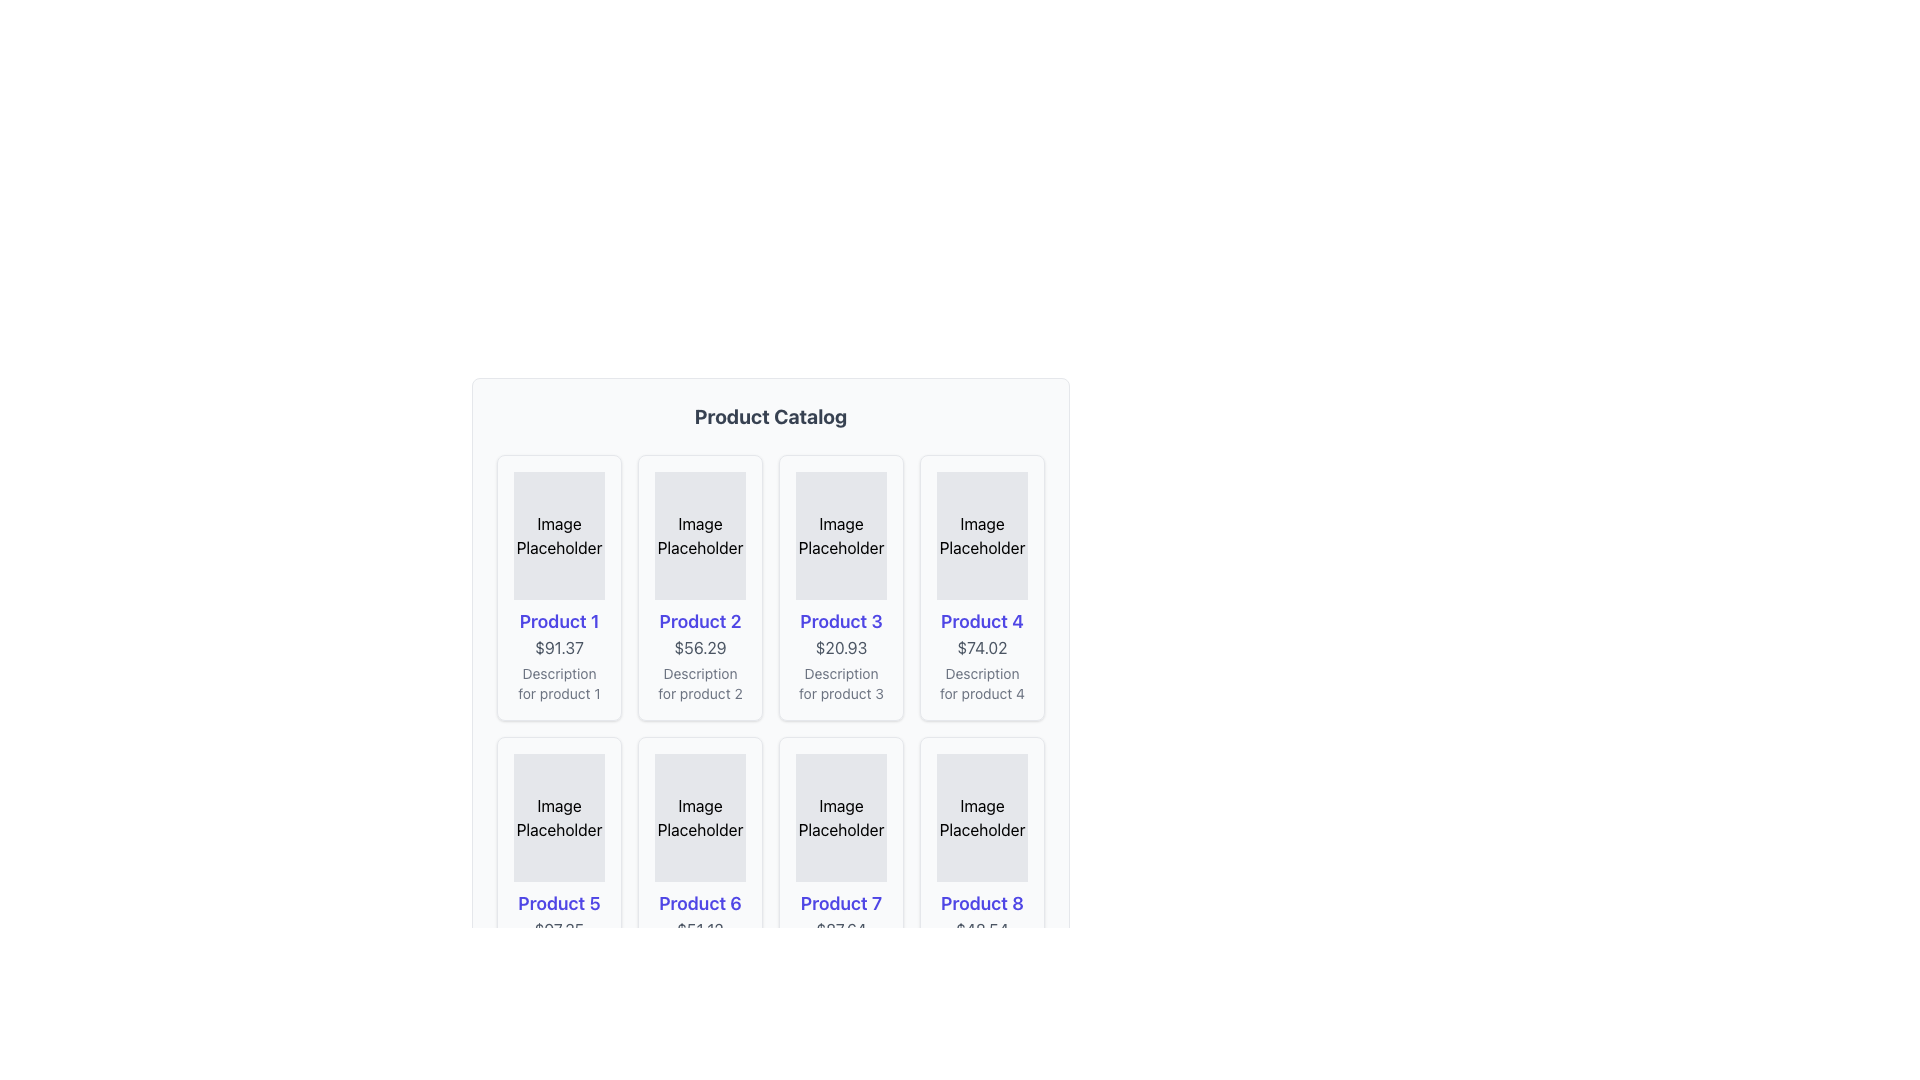 This screenshot has width=1920, height=1080. Describe the element at coordinates (982, 903) in the screenshot. I see `text label 'Product 8' which is styled in bold indigo font, located in the bottom-left section of the grid layout in the second row's last column of the product card` at that location.